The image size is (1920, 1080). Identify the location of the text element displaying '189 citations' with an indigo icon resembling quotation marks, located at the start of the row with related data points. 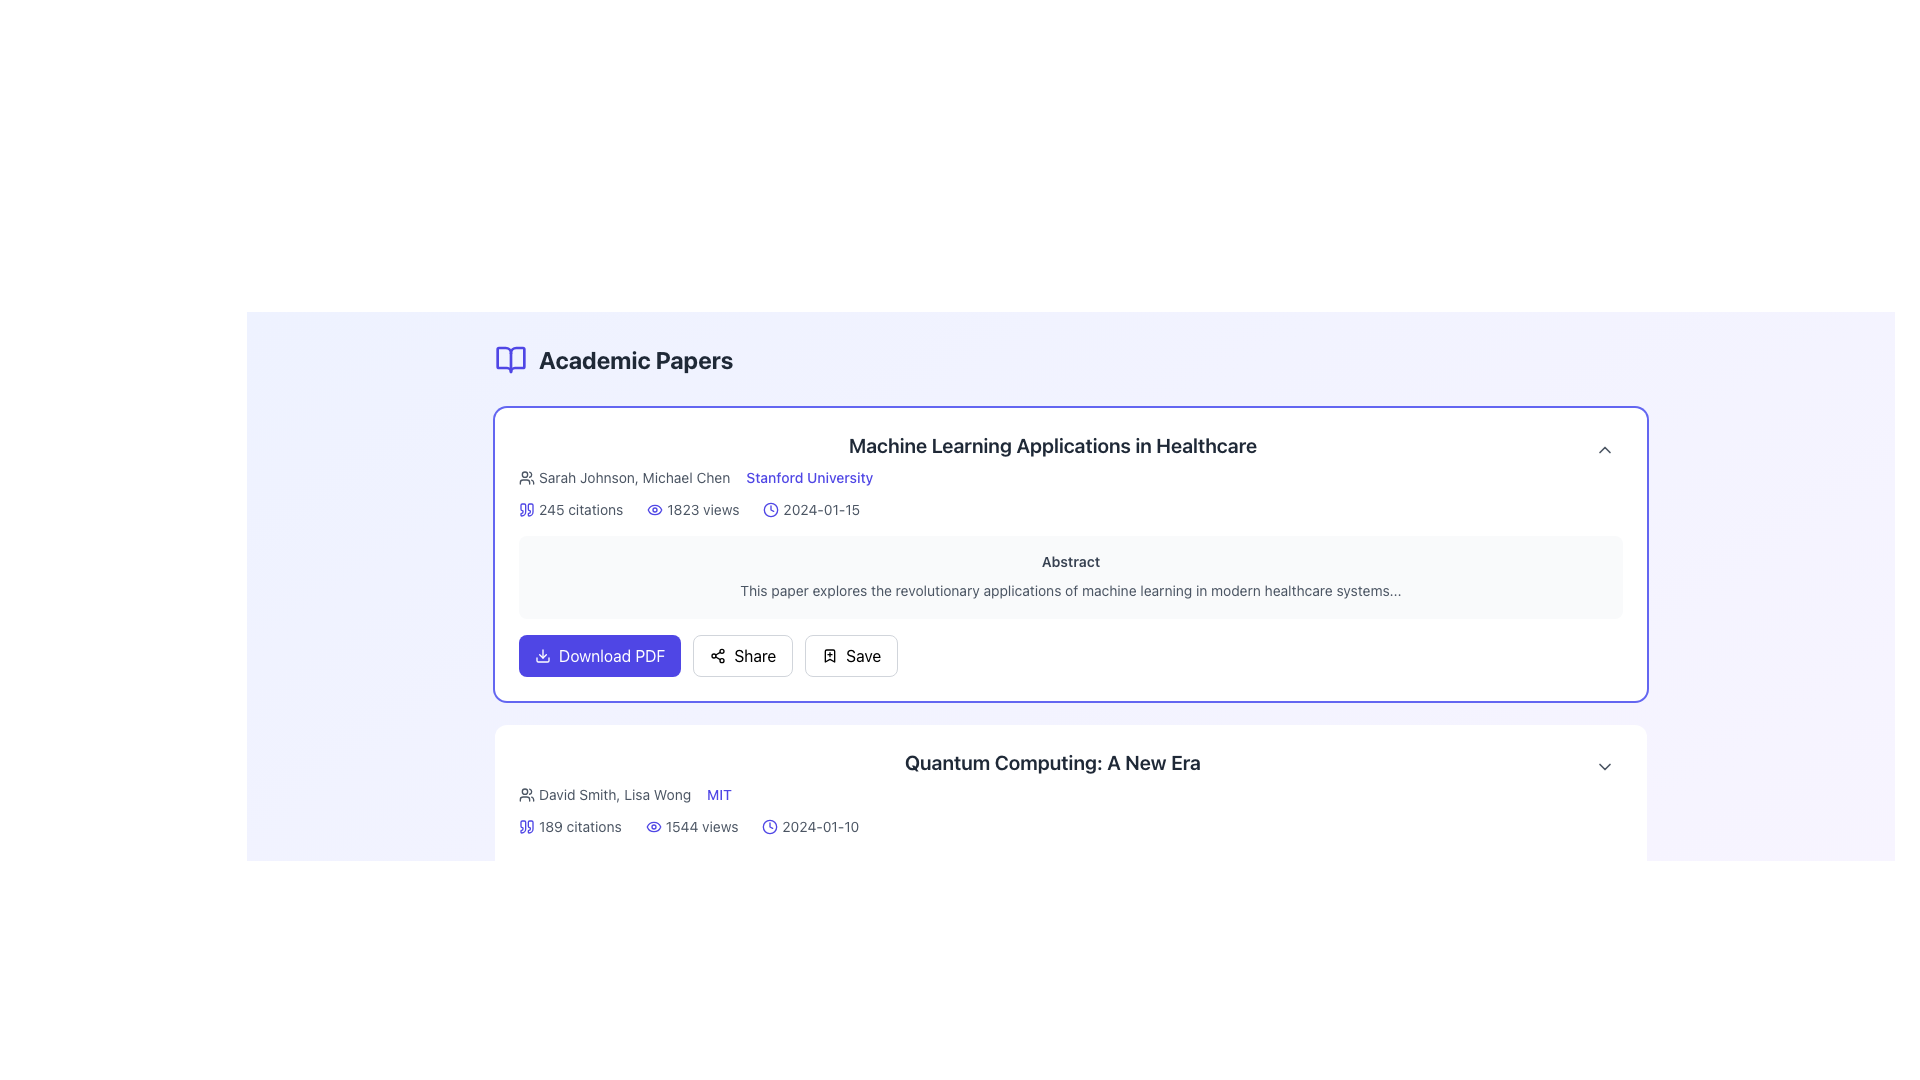
(569, 826).